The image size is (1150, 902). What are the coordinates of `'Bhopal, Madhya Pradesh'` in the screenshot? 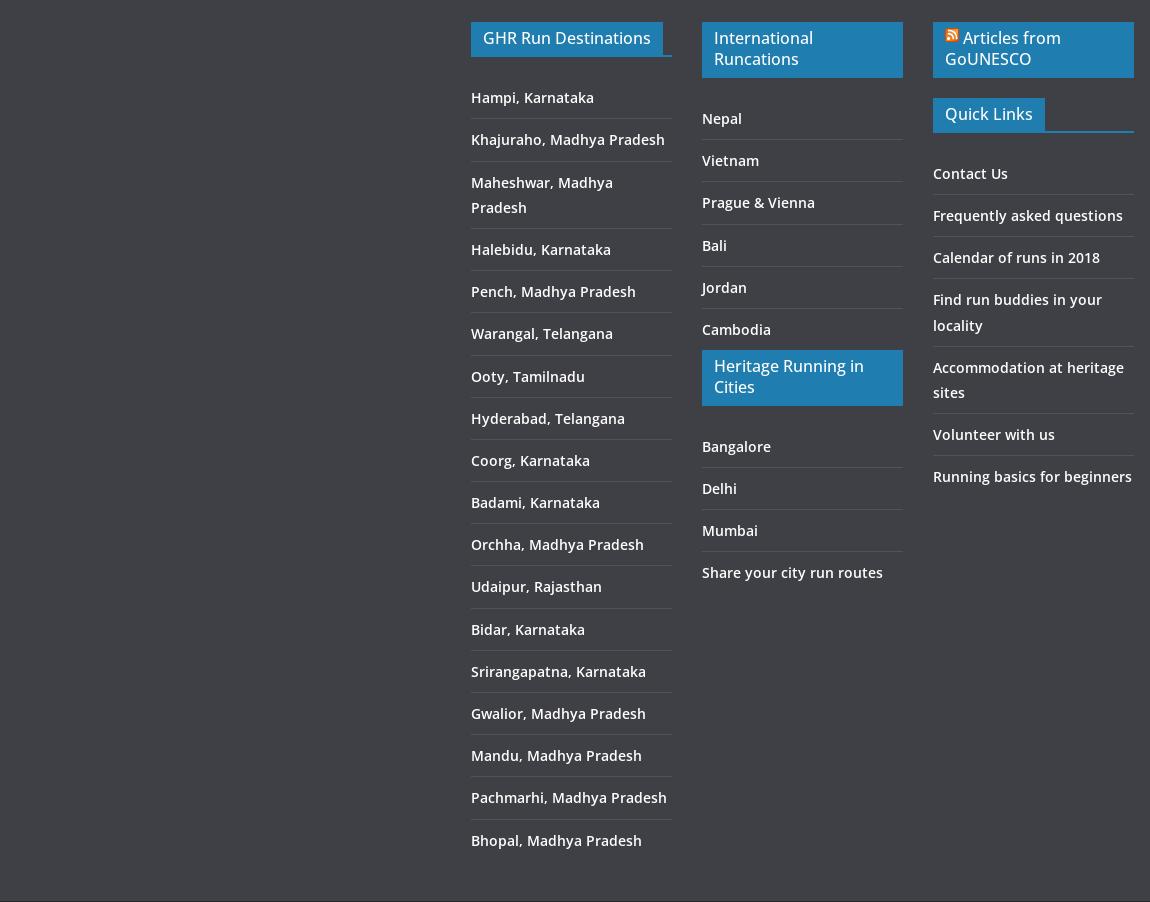 It's located at (555, 839).